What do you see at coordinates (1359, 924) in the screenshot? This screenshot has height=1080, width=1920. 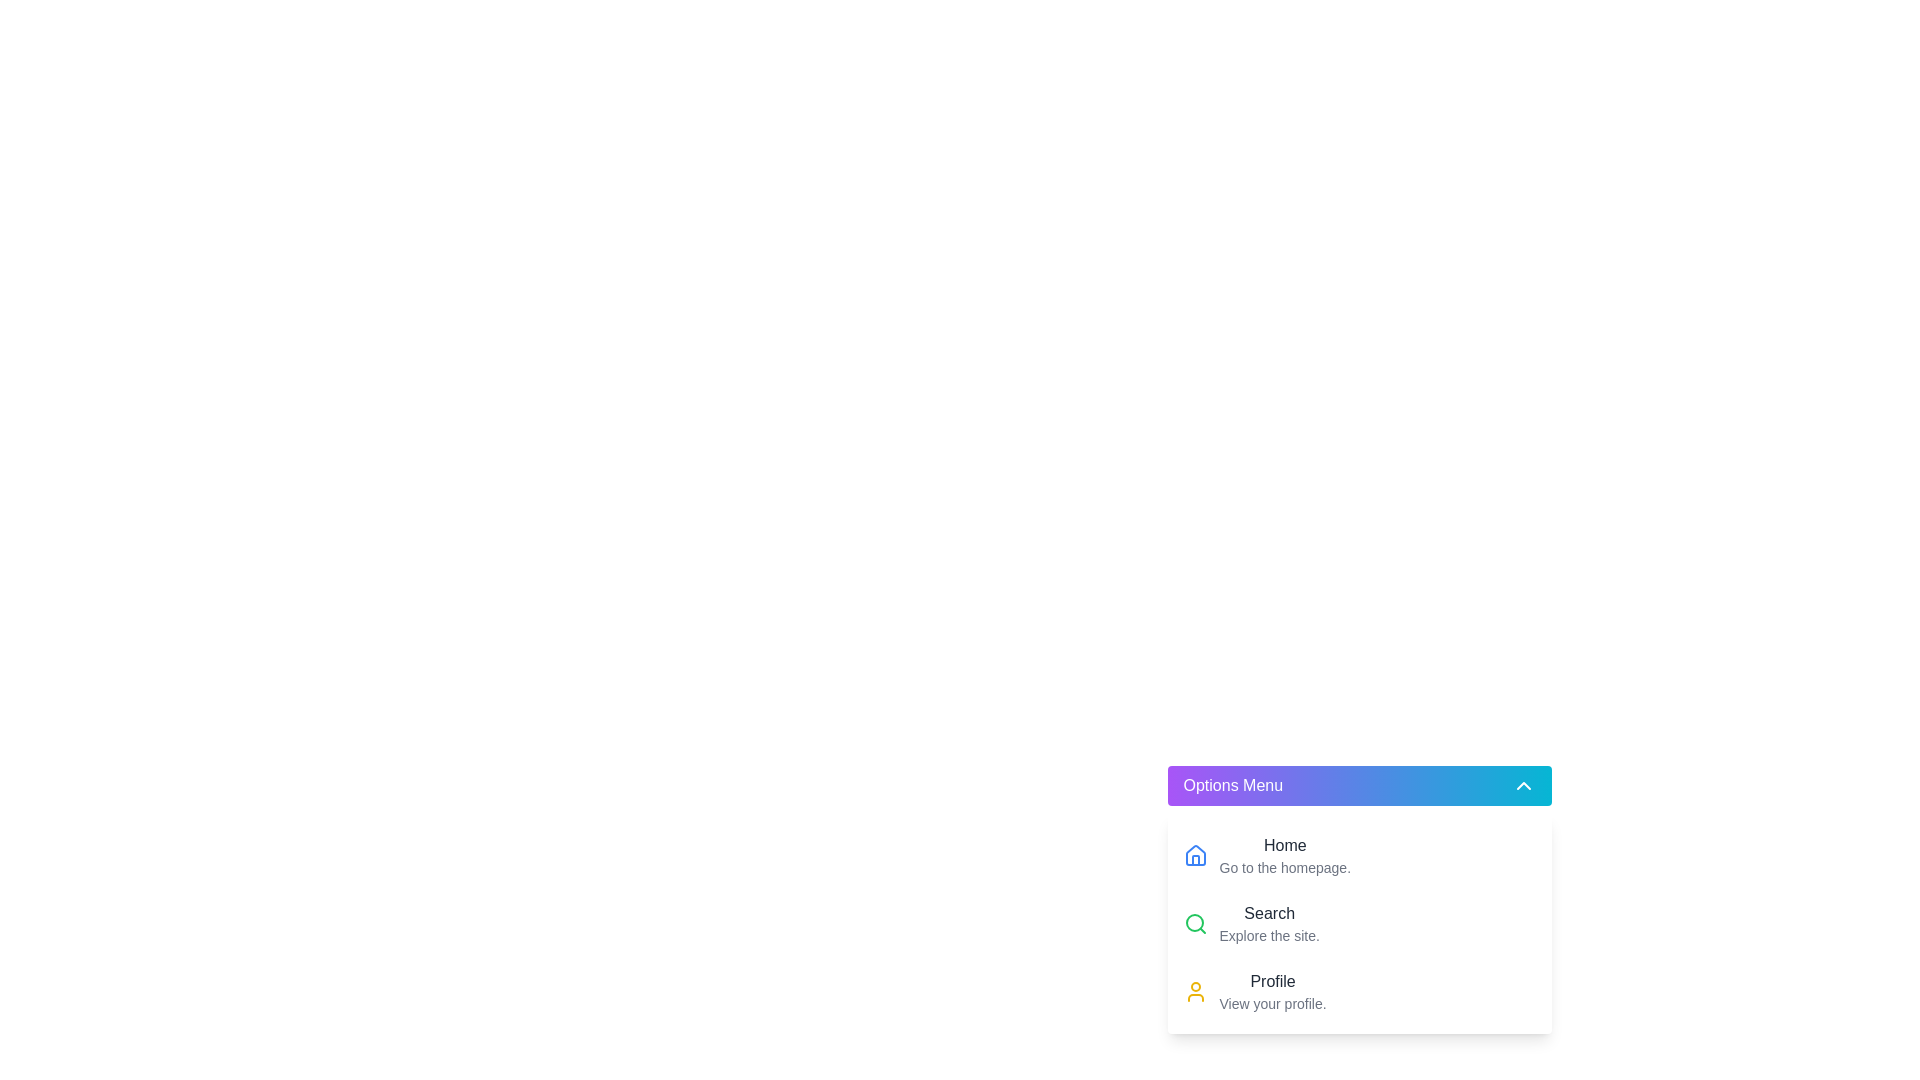 I see `the second option in the 'Options Menu' dropdown, which has a white background, rounded corners, and is positioned between 'Home' and 'Profile'` at bounding box center [1359, 924].